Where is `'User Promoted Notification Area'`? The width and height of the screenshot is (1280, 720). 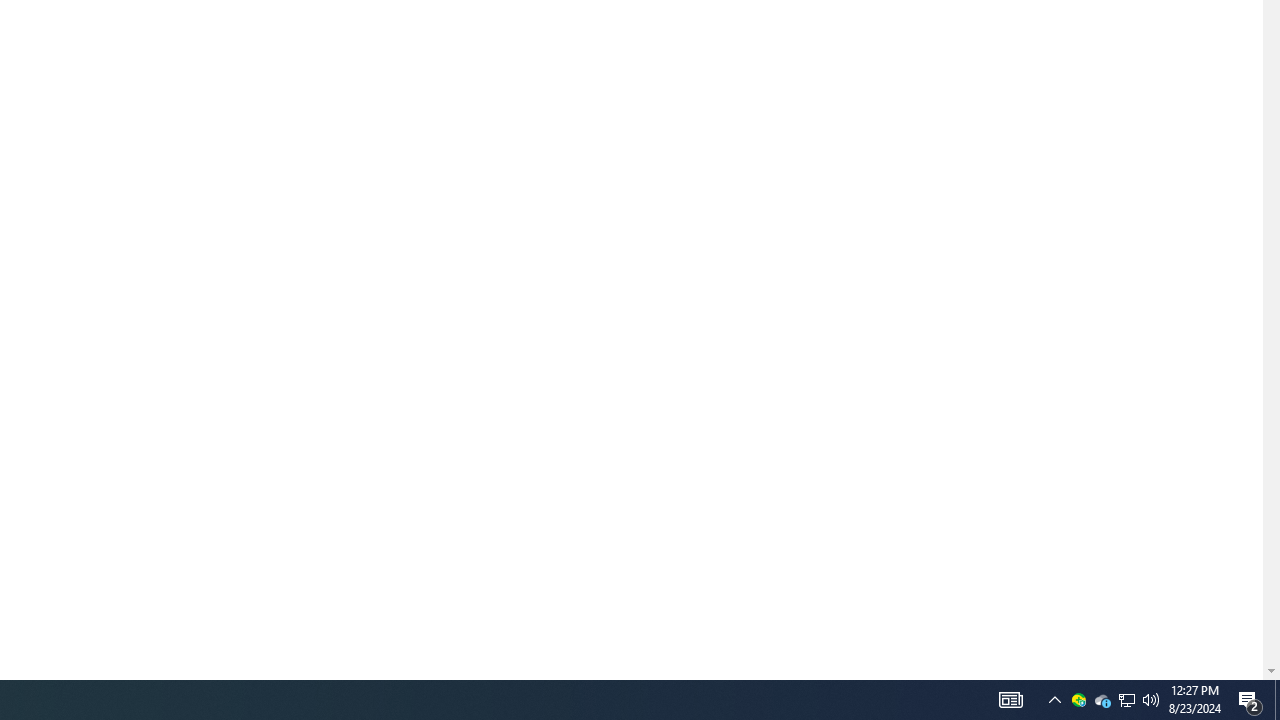 'User Promoted Notification Area' is located at coordinates (1127, 698).